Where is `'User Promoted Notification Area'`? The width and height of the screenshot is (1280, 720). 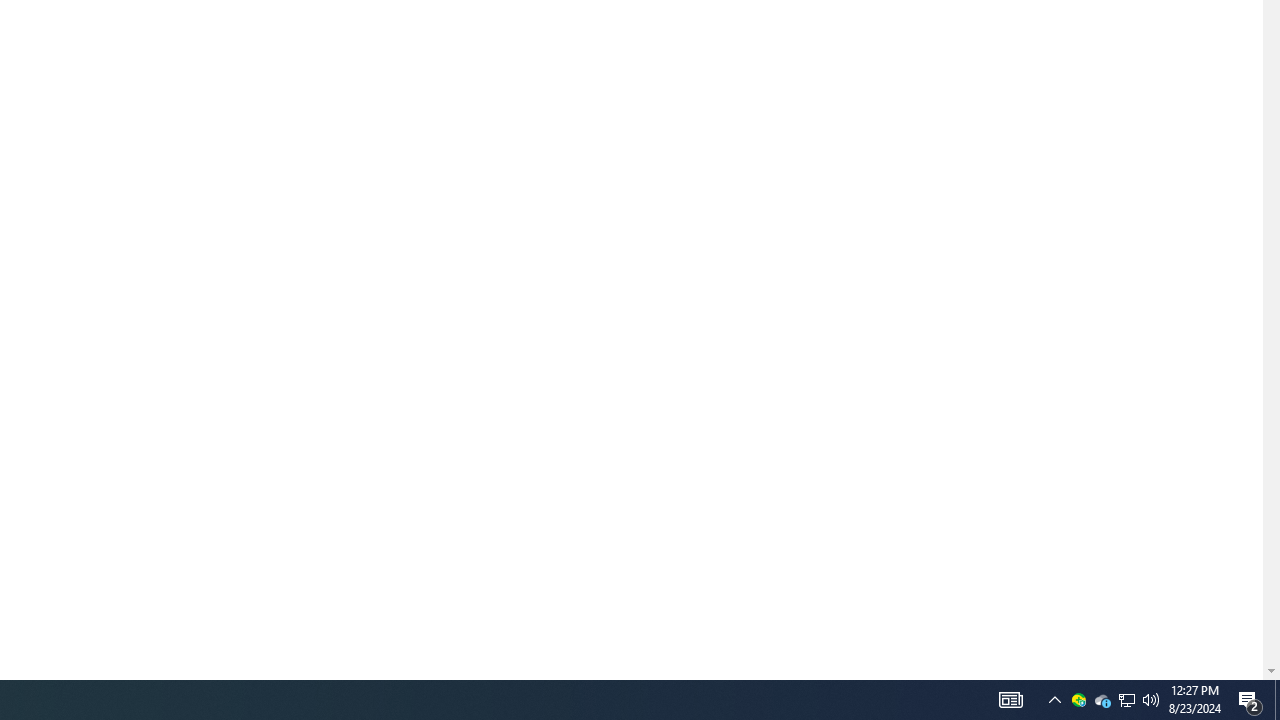 'User Promoted Notification Area' is located at coordinates (1127, 698).